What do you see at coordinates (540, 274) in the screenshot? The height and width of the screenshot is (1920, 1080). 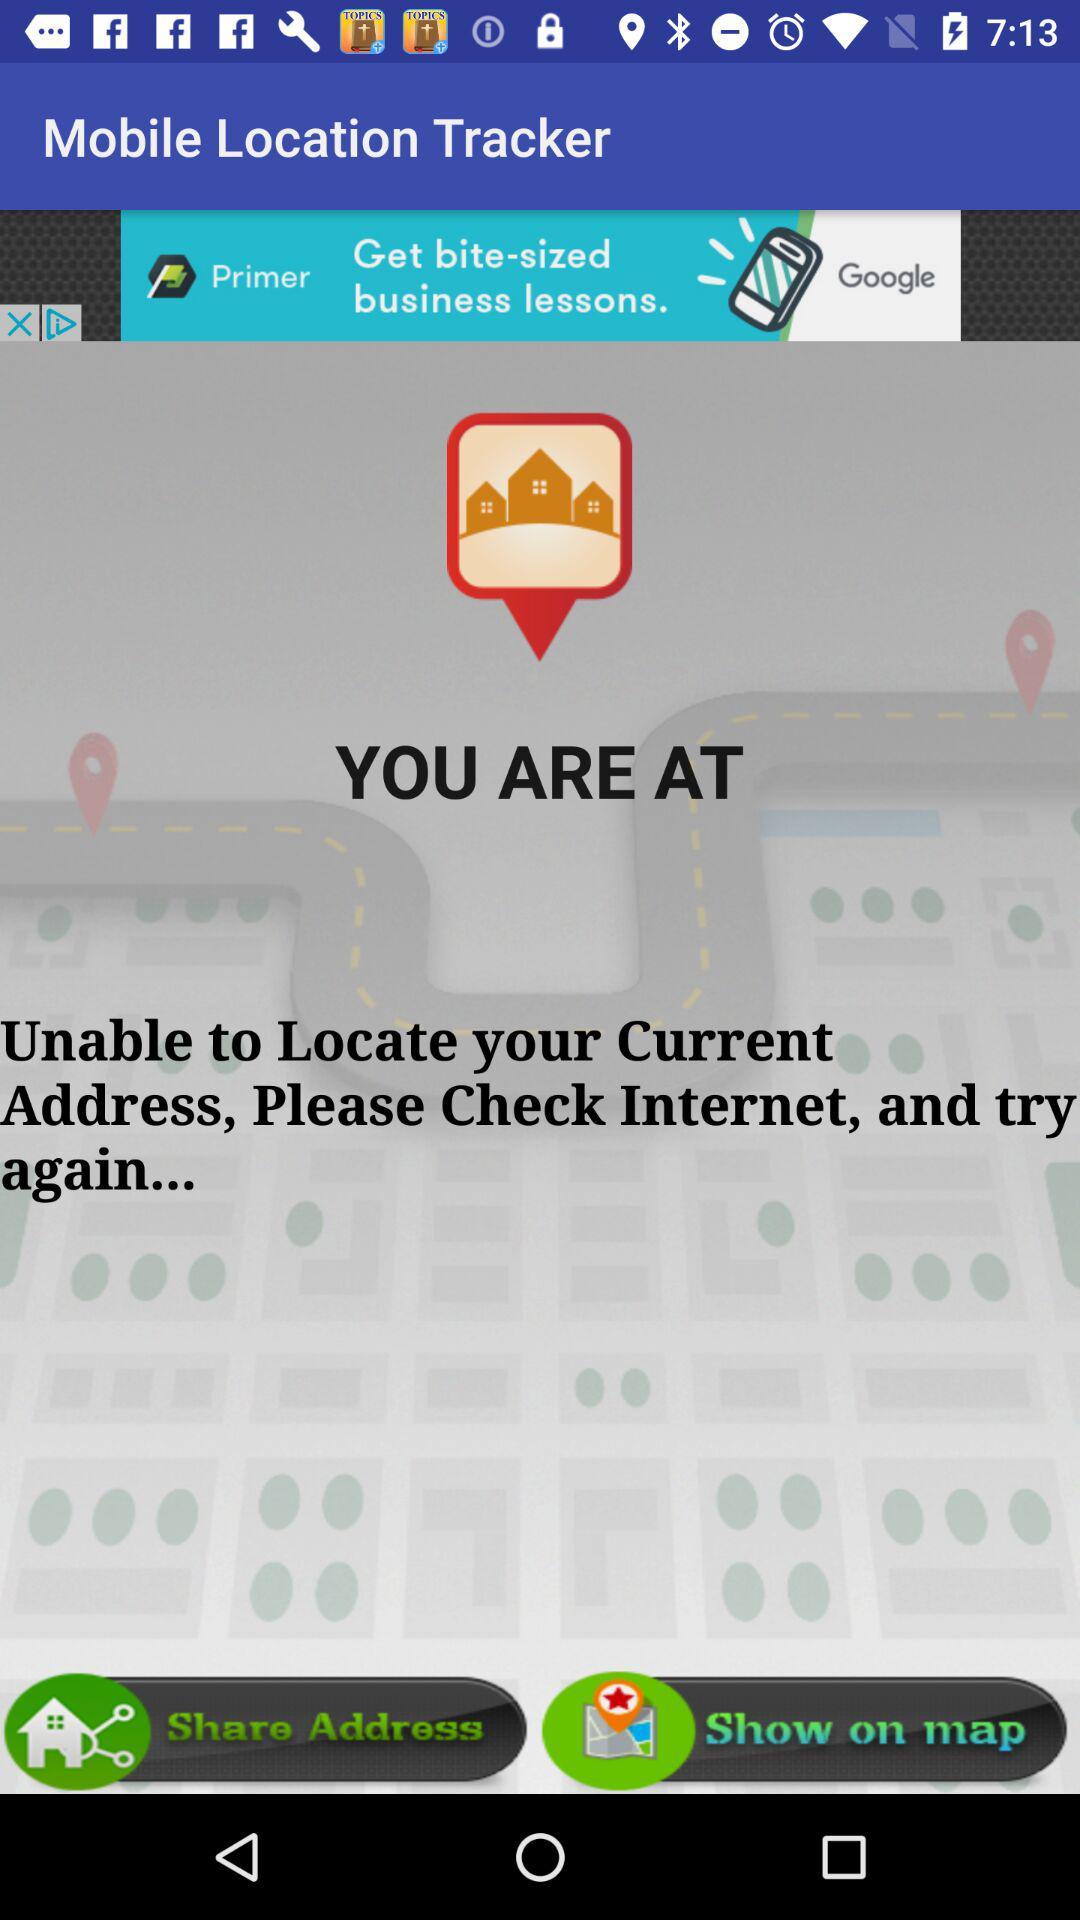 I see `search botton` at bounding box center [540, 274].